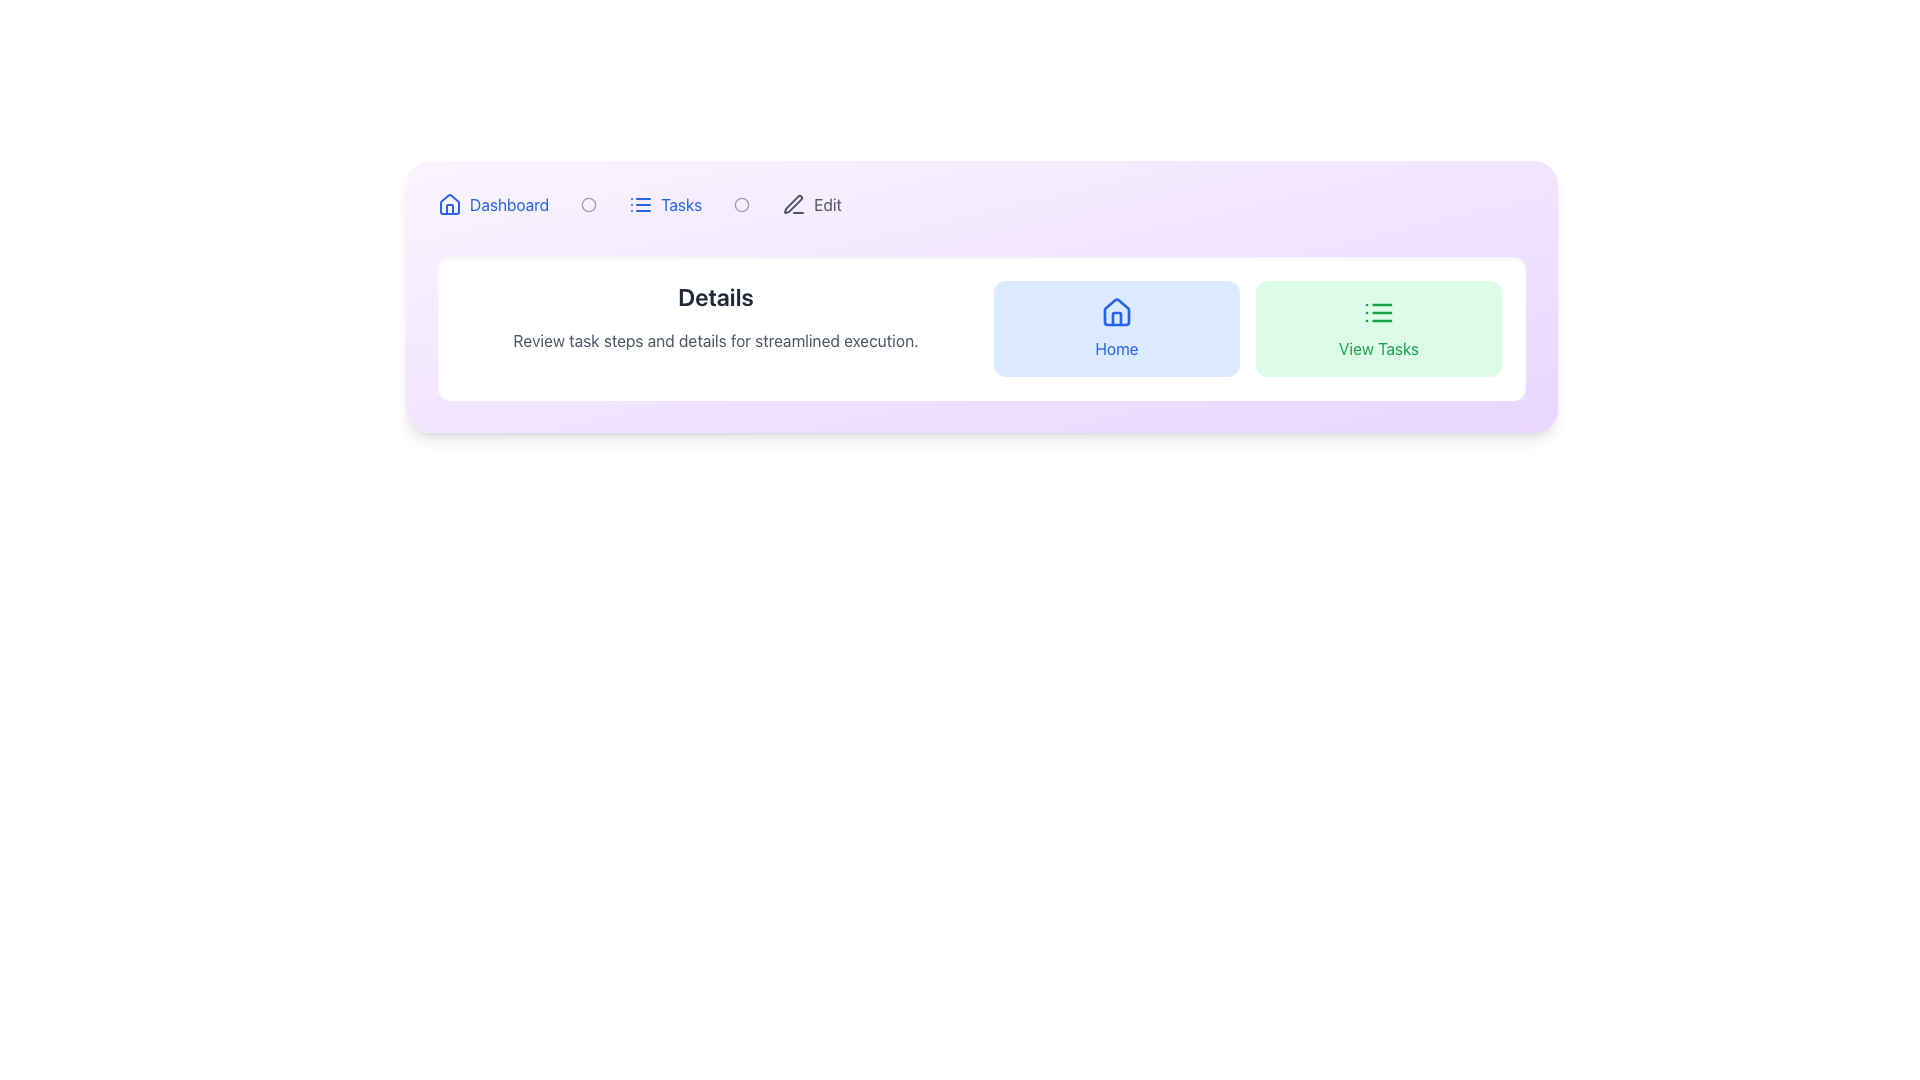 This screenshot has height=1080, width=1920. I want to click on the list icon element, which is styled in blue and located to the left of the 'Tasks' label in the navigation menu bar, so click(641, 204).